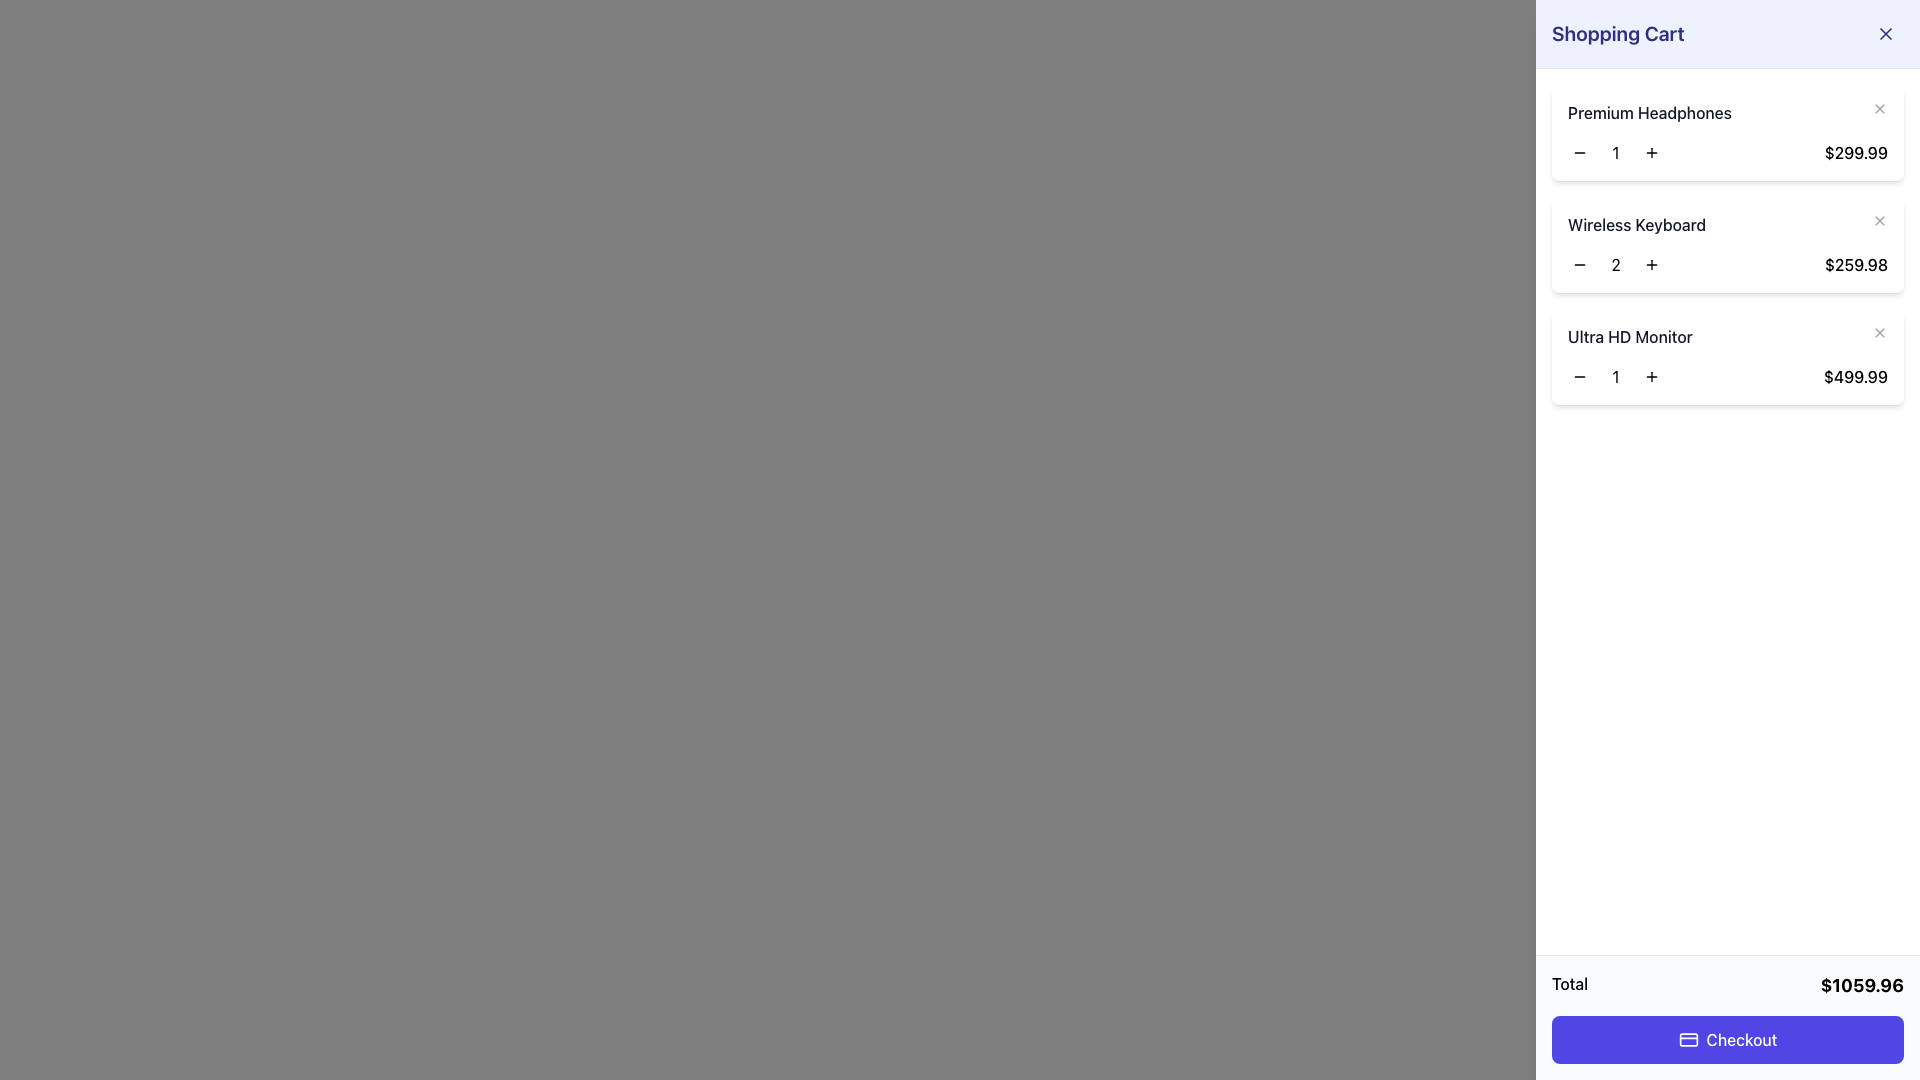  Describe the element at coordinates (1855, 152) in the screenshot. I see `the text label displaying the price '$299.99' in the shopping cart, located at the top-right corner of the first product row` at that location.